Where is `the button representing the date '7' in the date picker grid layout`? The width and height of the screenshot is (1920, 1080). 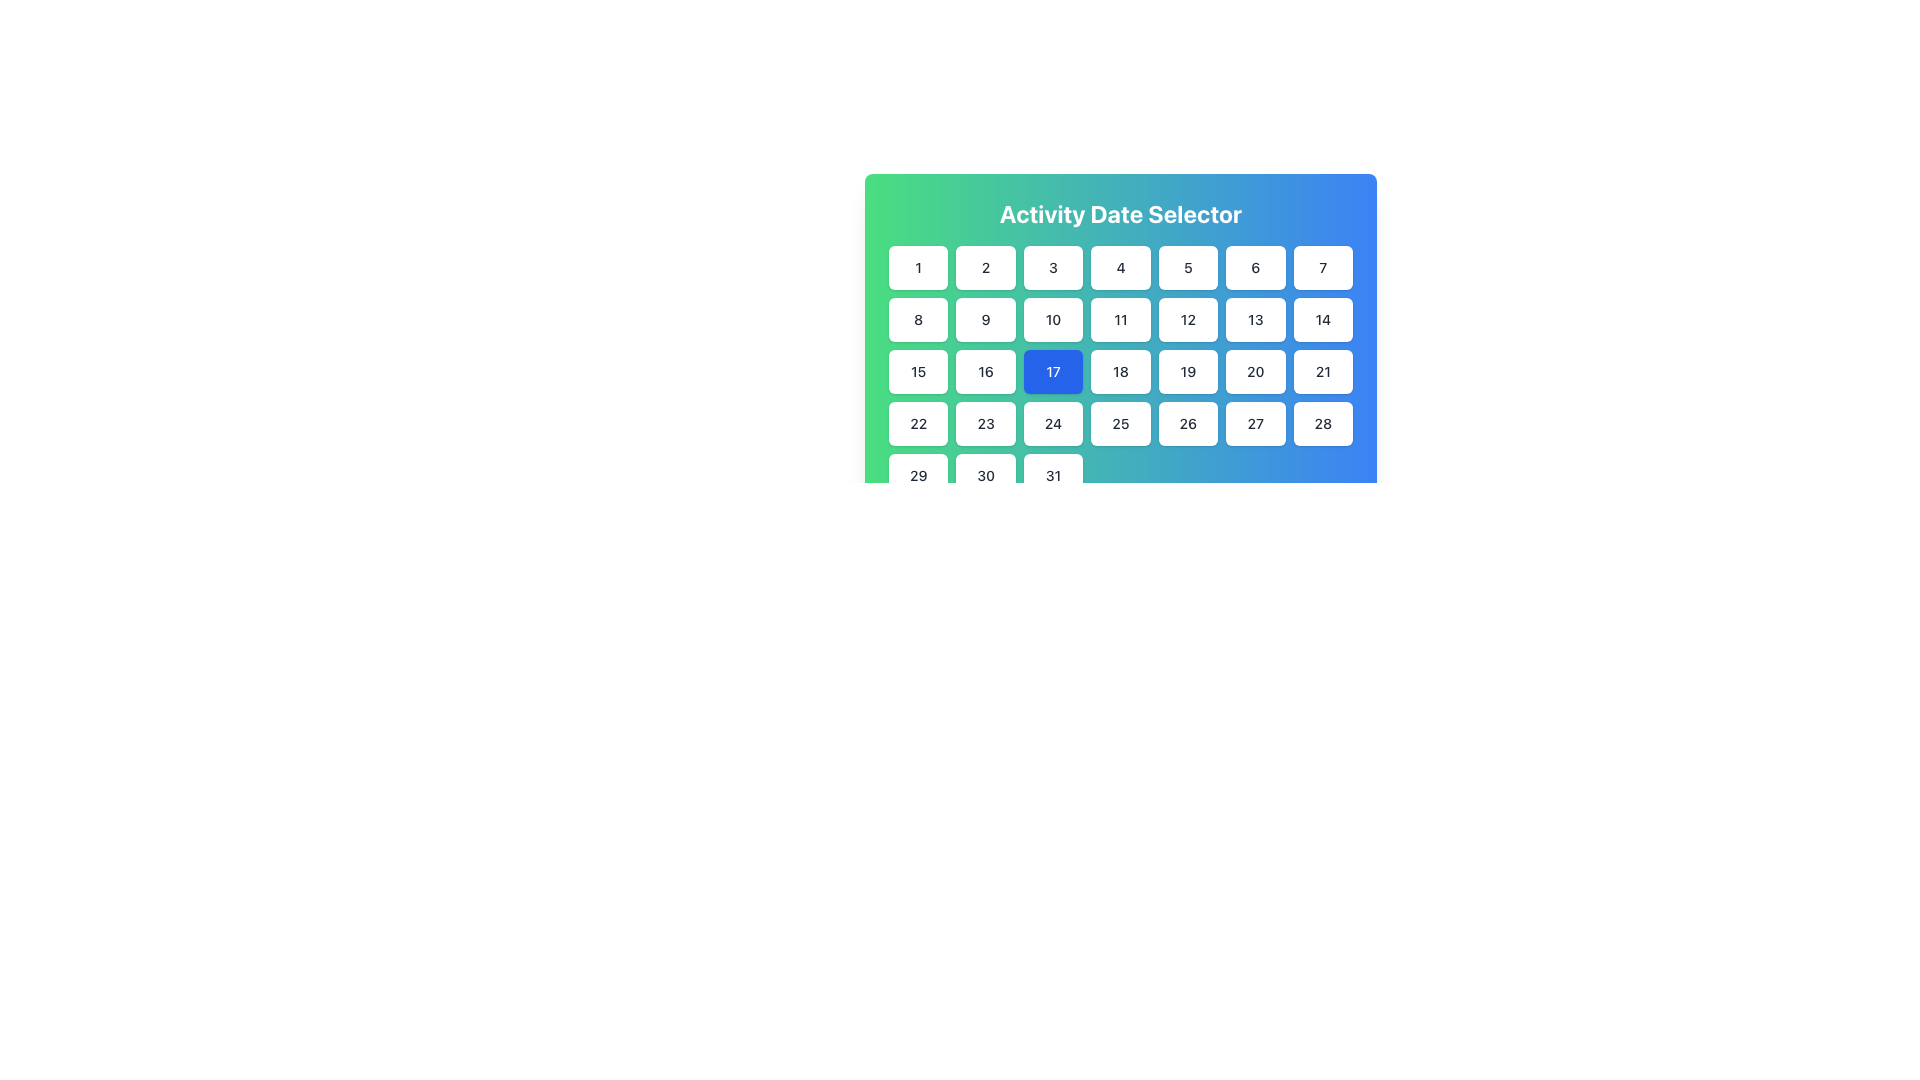
the button representing the date '7' in the date picker grid layout is located at coordinates (1323, 266).